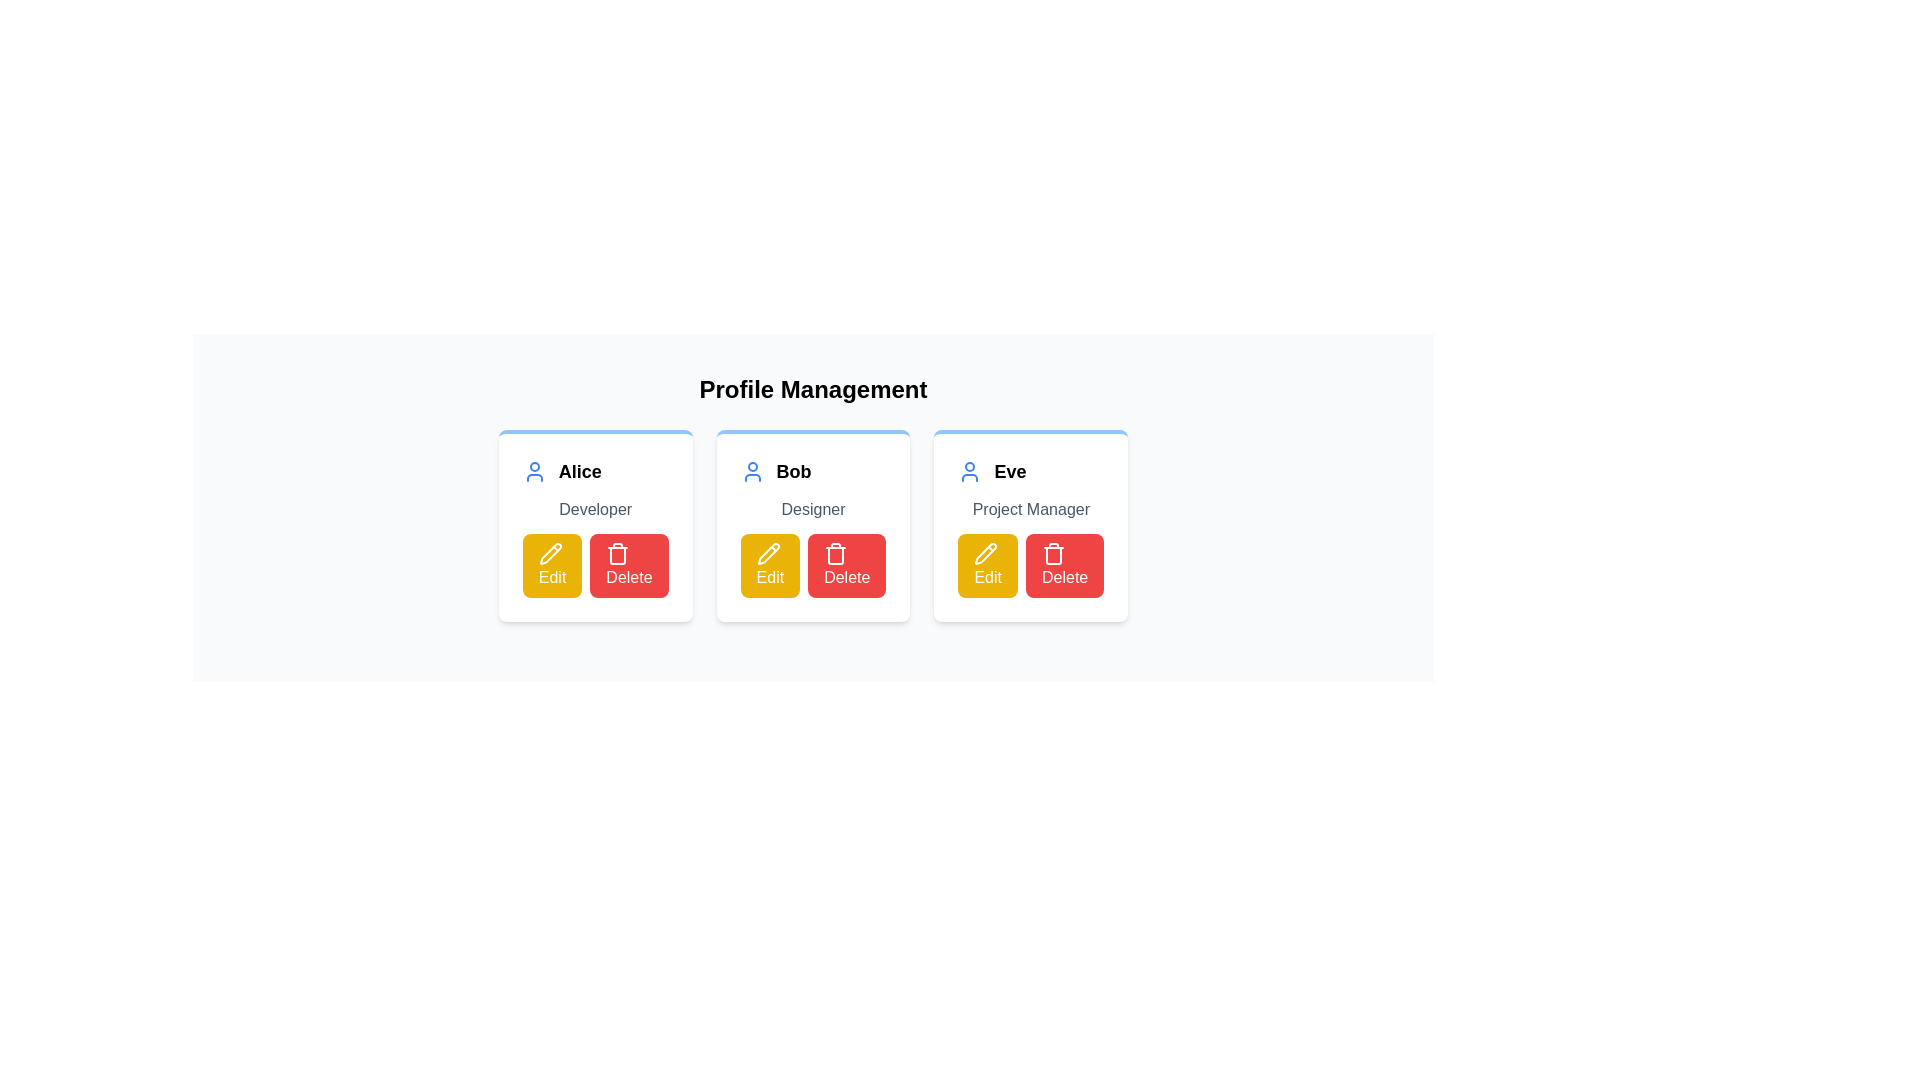  Describe the element at coordinates (793, 471) in the screenshot. I see `text content of the label displaying the name 'Bob' in the second profile card, which is centrally located below the user icon` at that location.